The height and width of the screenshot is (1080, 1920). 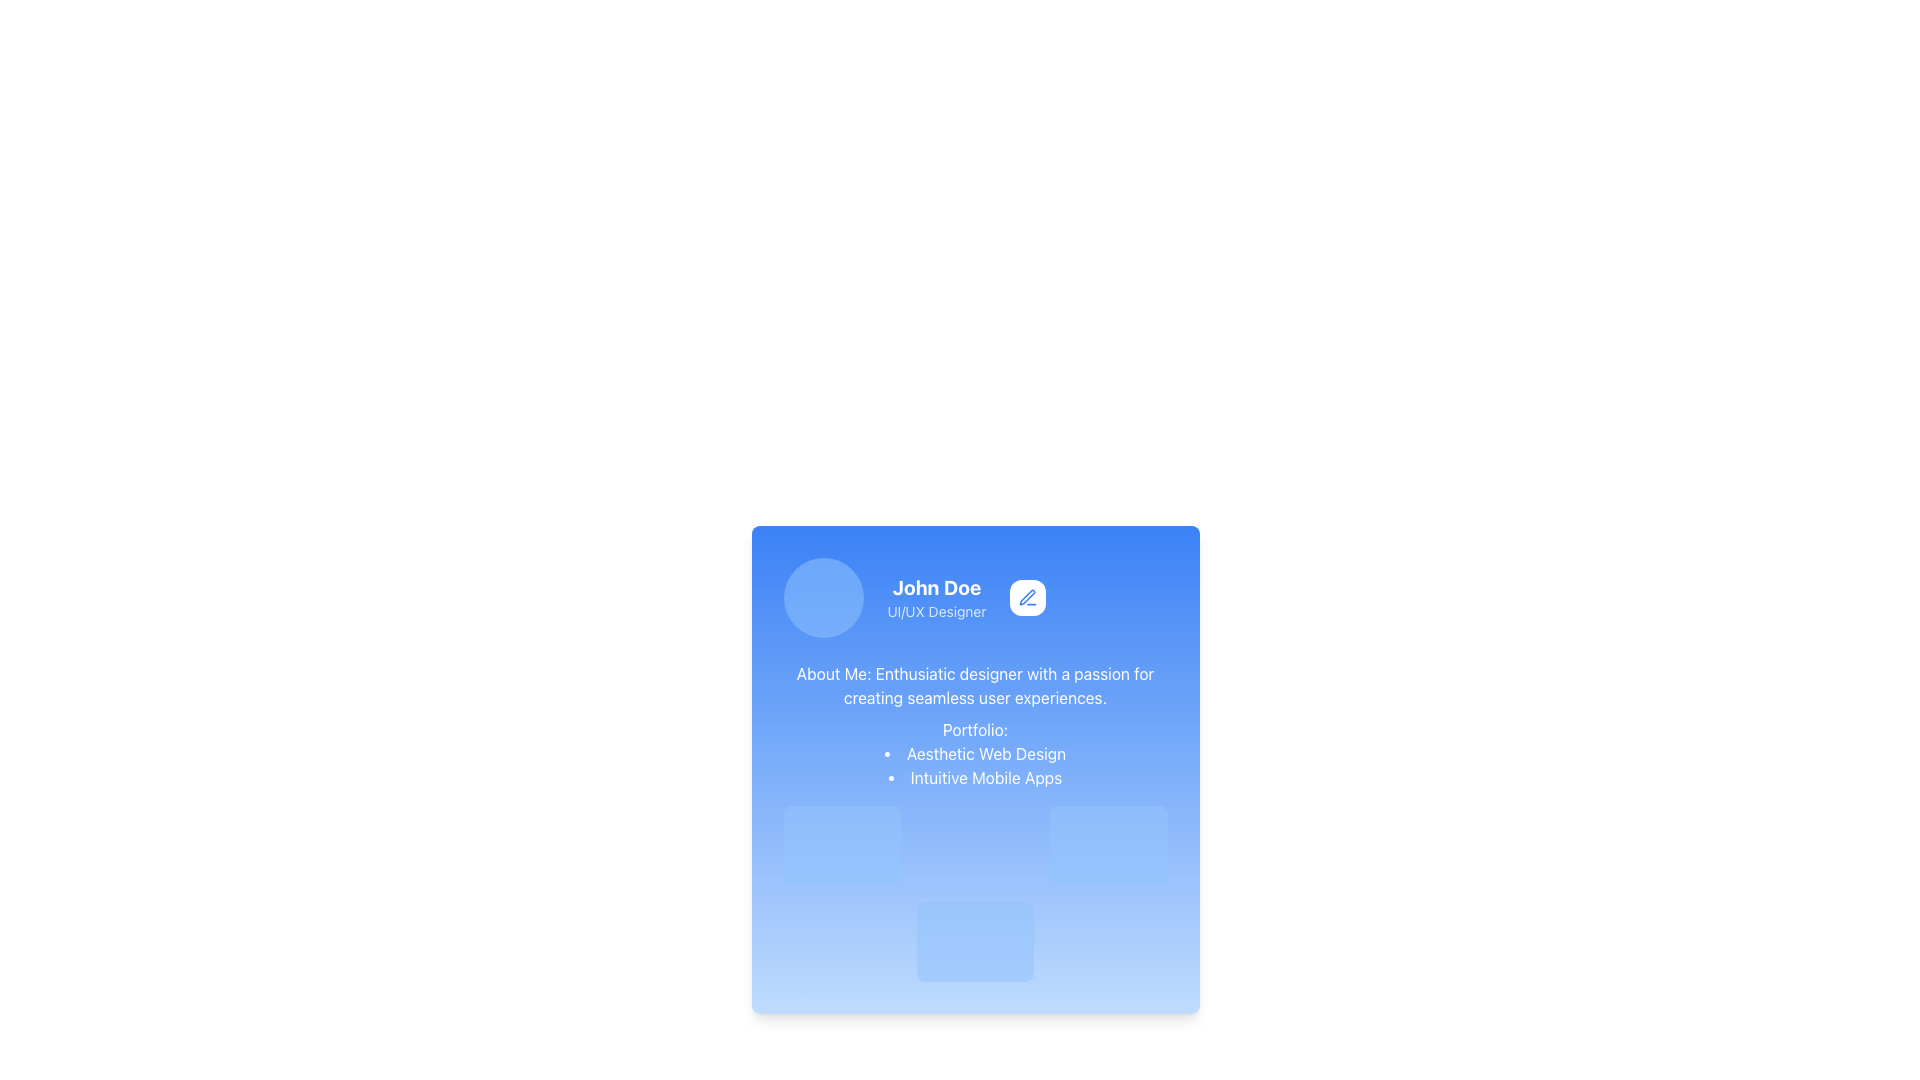 I want to click on the Text Block displaying the profile header, which is located to the right of a circular placeholder image and to the left of a pen icon button, so click(x=935, y=596).